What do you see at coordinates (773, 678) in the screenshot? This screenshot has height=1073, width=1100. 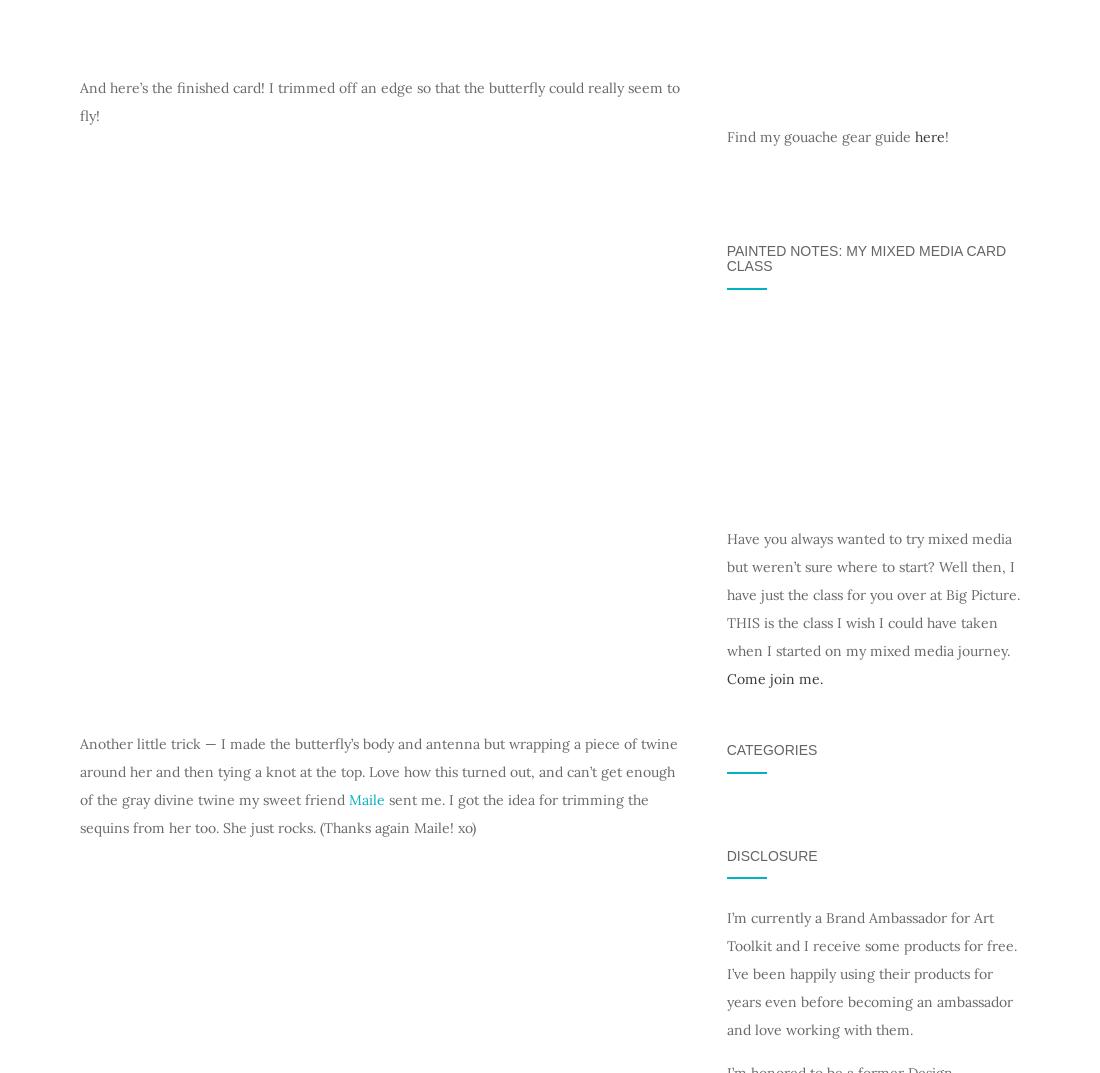 I see `'Come join me.'` at bounding box center [773, 678].